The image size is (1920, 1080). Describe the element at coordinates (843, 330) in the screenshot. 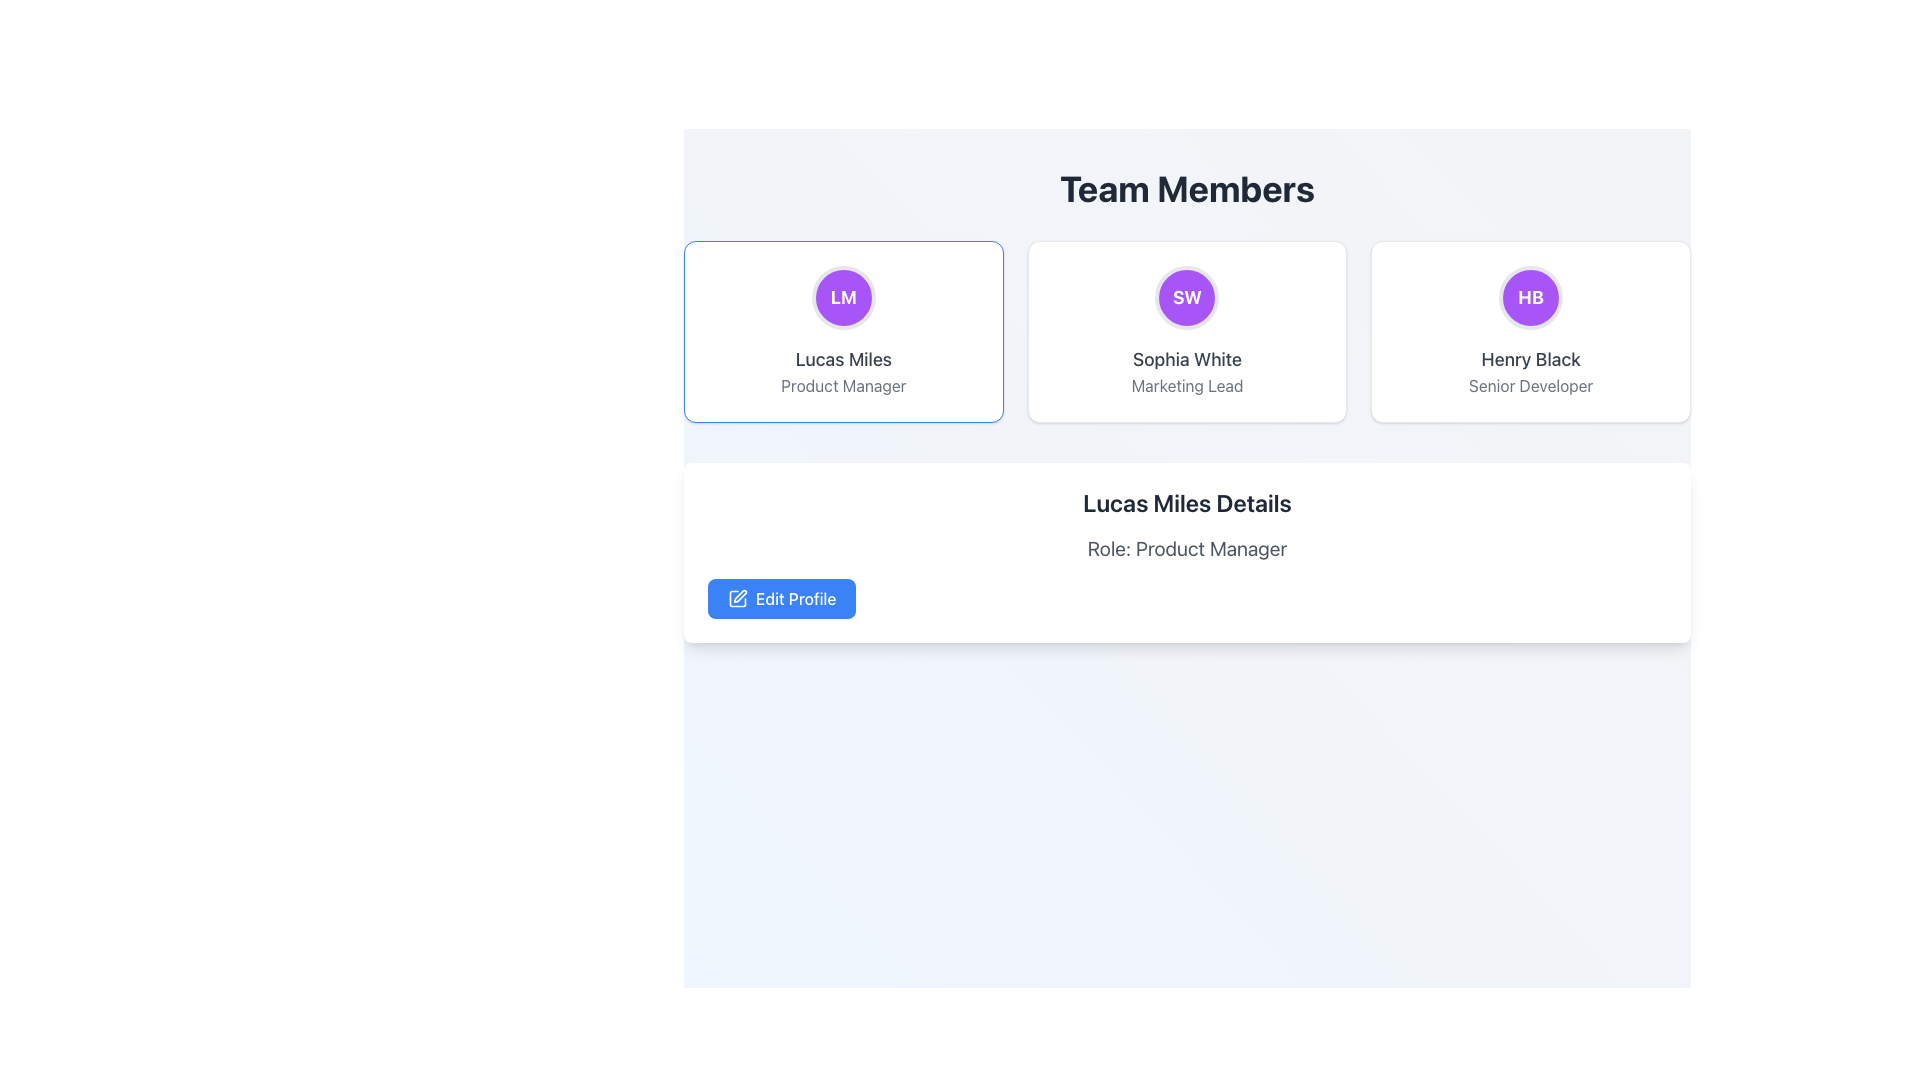

I see `the leftmost Clickable Profile Card in the grid layout` at that location.